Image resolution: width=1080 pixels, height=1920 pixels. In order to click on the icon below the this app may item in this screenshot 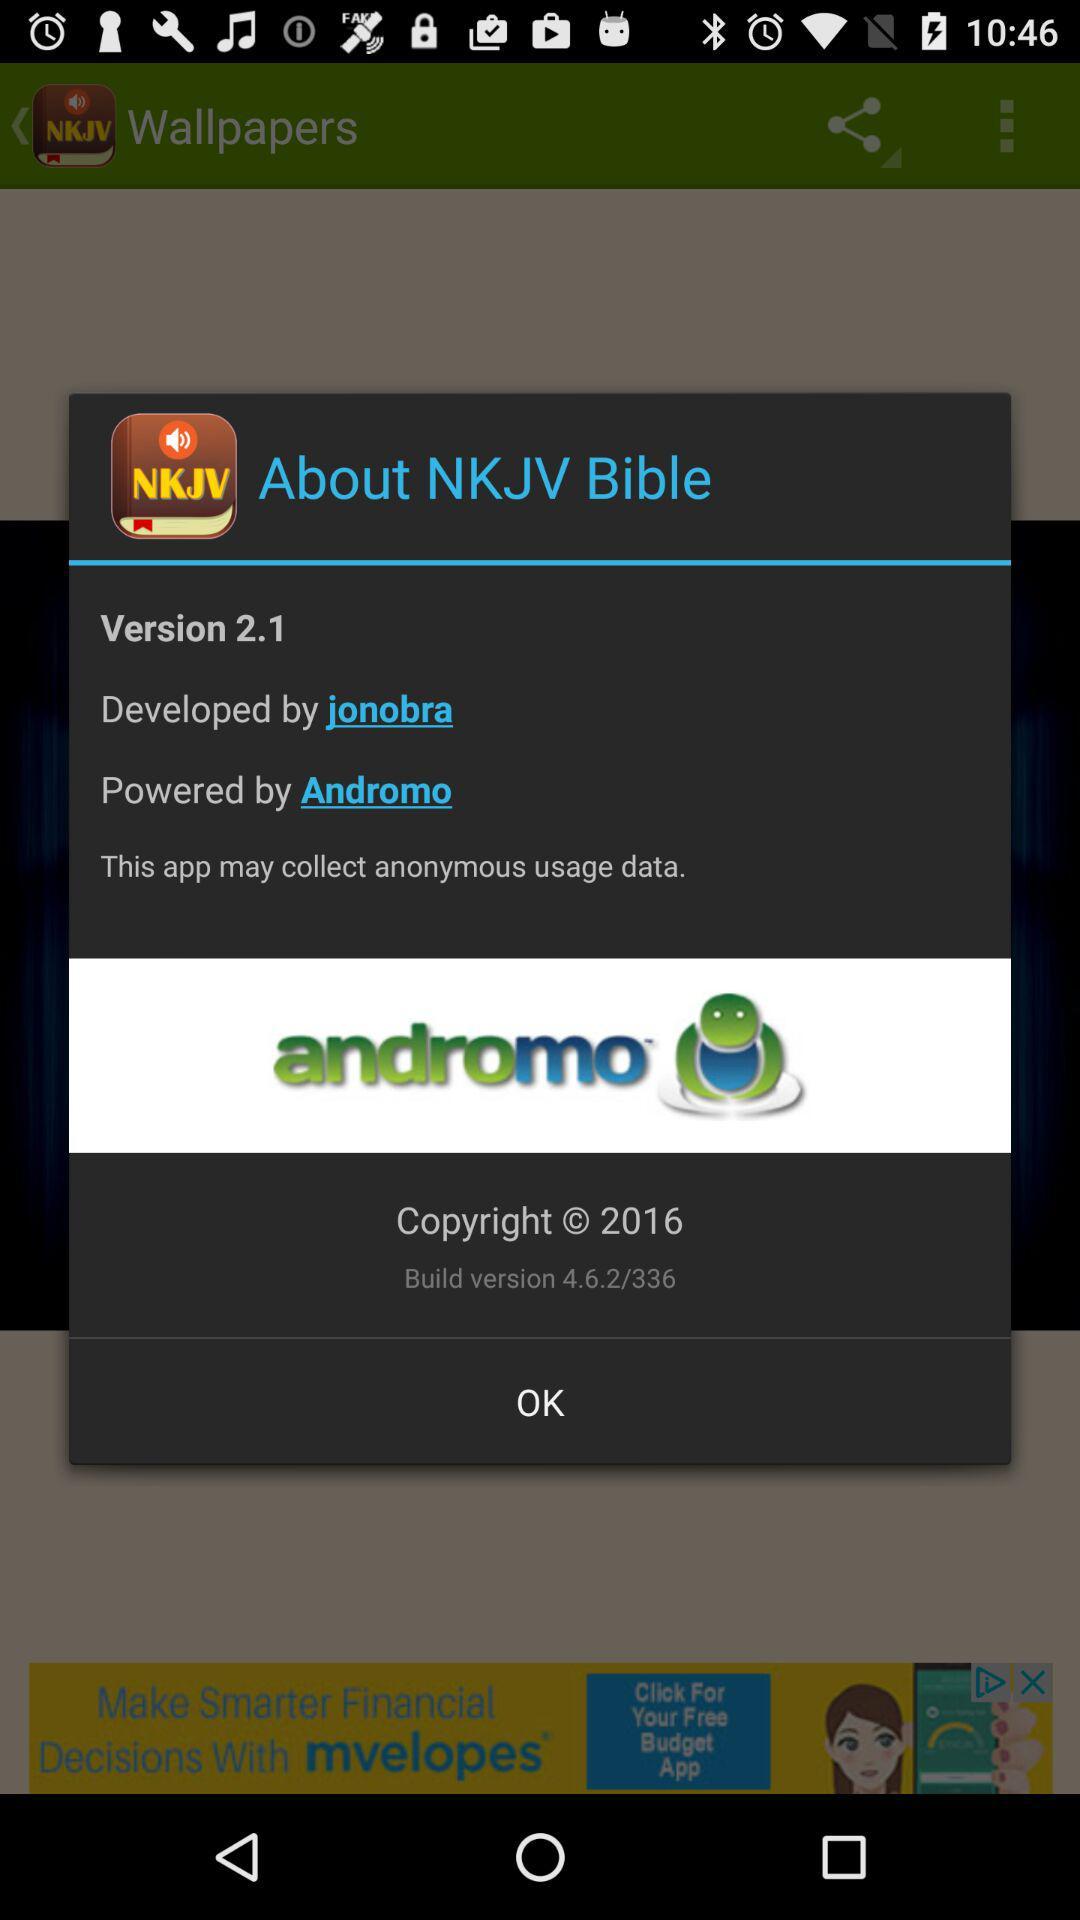, I will do `click(538, 1054)`.